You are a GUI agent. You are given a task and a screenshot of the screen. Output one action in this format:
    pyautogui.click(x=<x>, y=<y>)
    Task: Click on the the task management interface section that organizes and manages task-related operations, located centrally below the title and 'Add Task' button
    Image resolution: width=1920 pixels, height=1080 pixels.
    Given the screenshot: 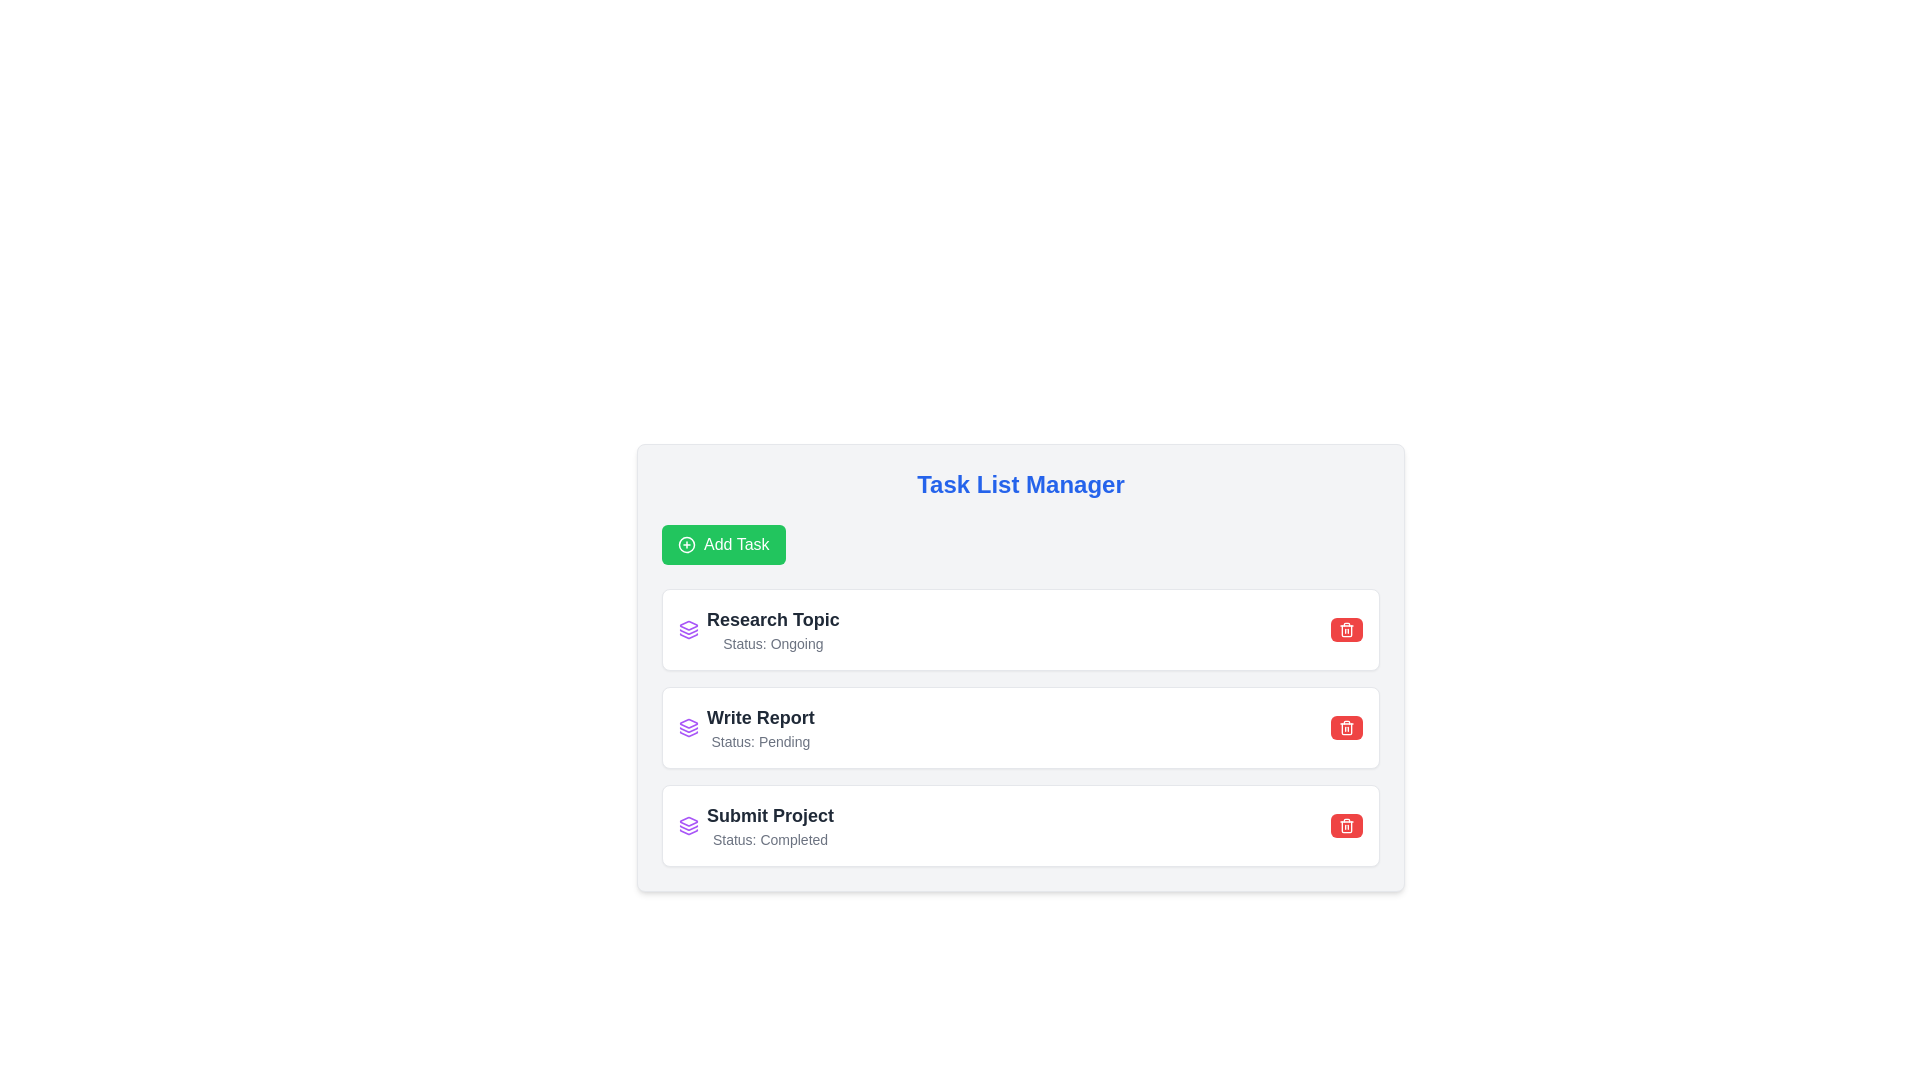 What is the action you would take?
    pyautogui.click(x=1021, y=667)
    